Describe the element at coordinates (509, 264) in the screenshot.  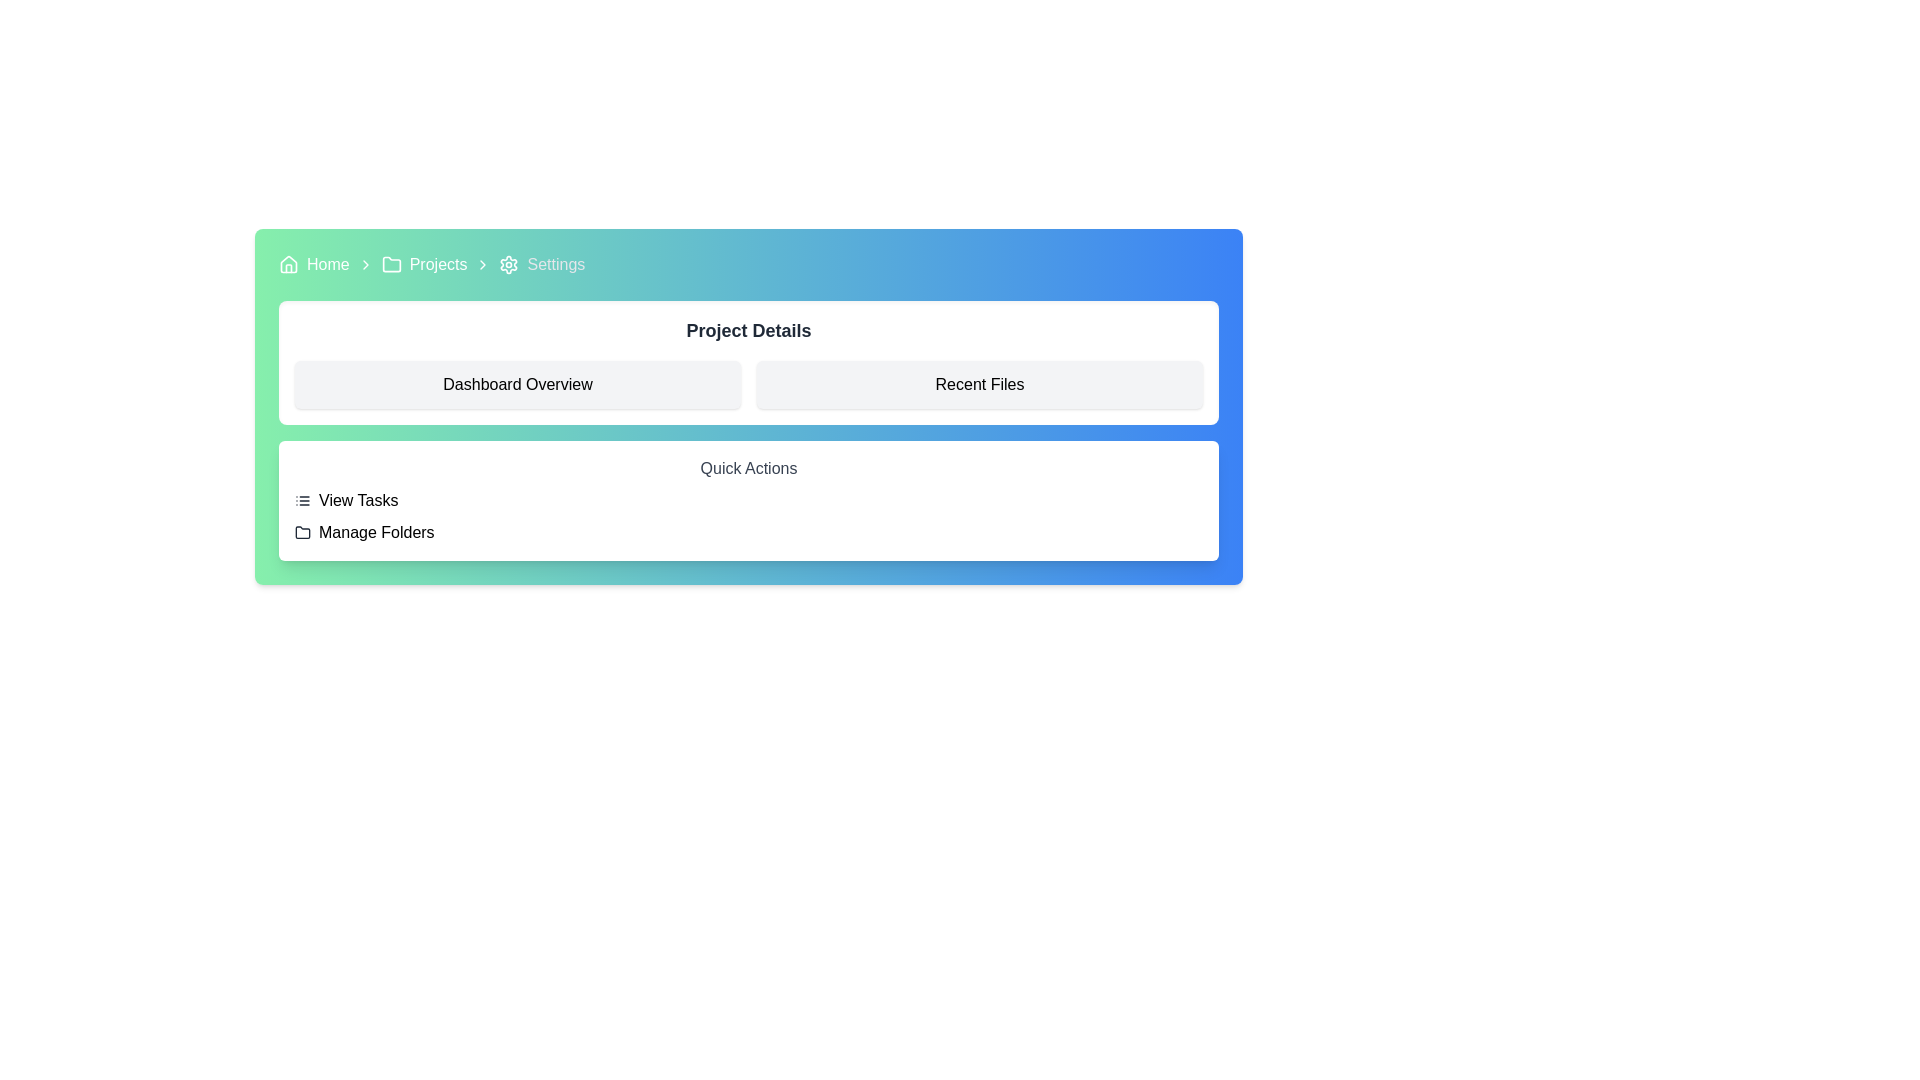
I see `the gear icon in the navigation bar` at that location.